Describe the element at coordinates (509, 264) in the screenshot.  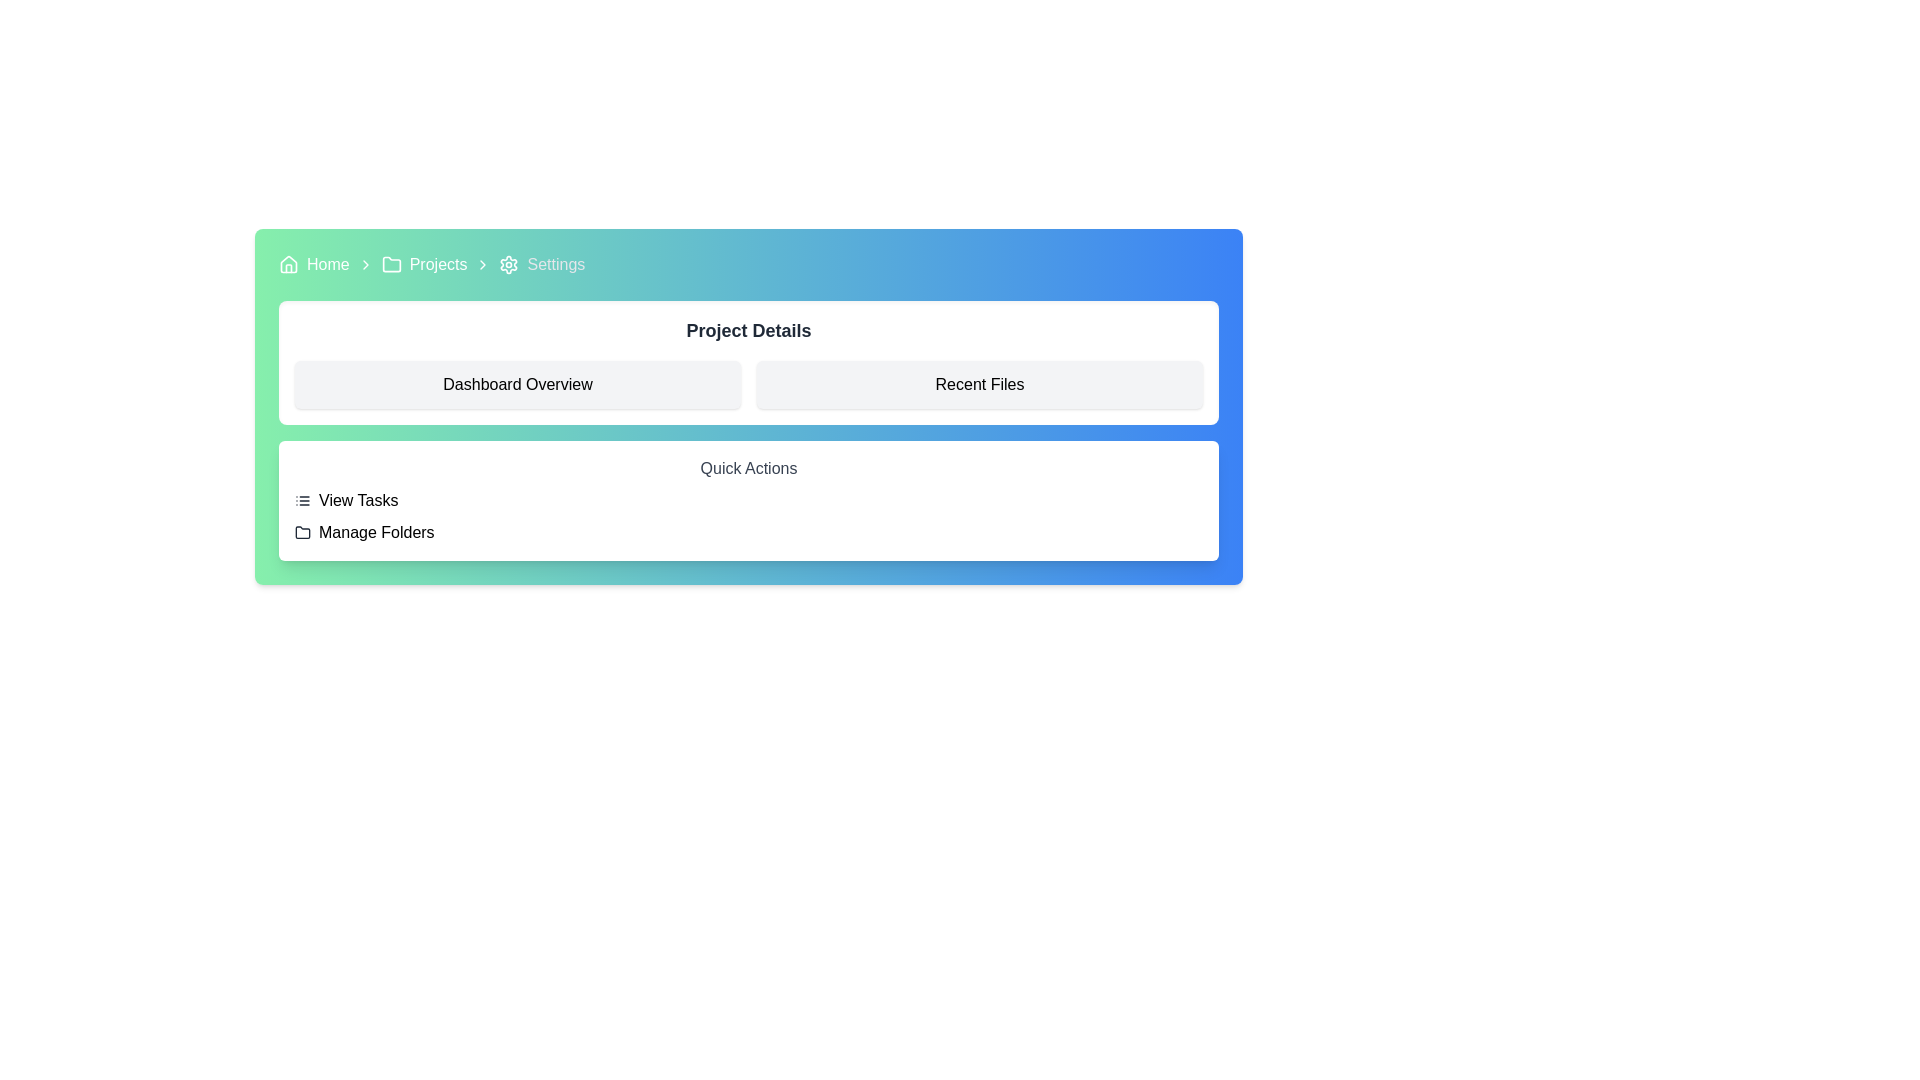
I see `the gear icon in the navigation bar` at that location.